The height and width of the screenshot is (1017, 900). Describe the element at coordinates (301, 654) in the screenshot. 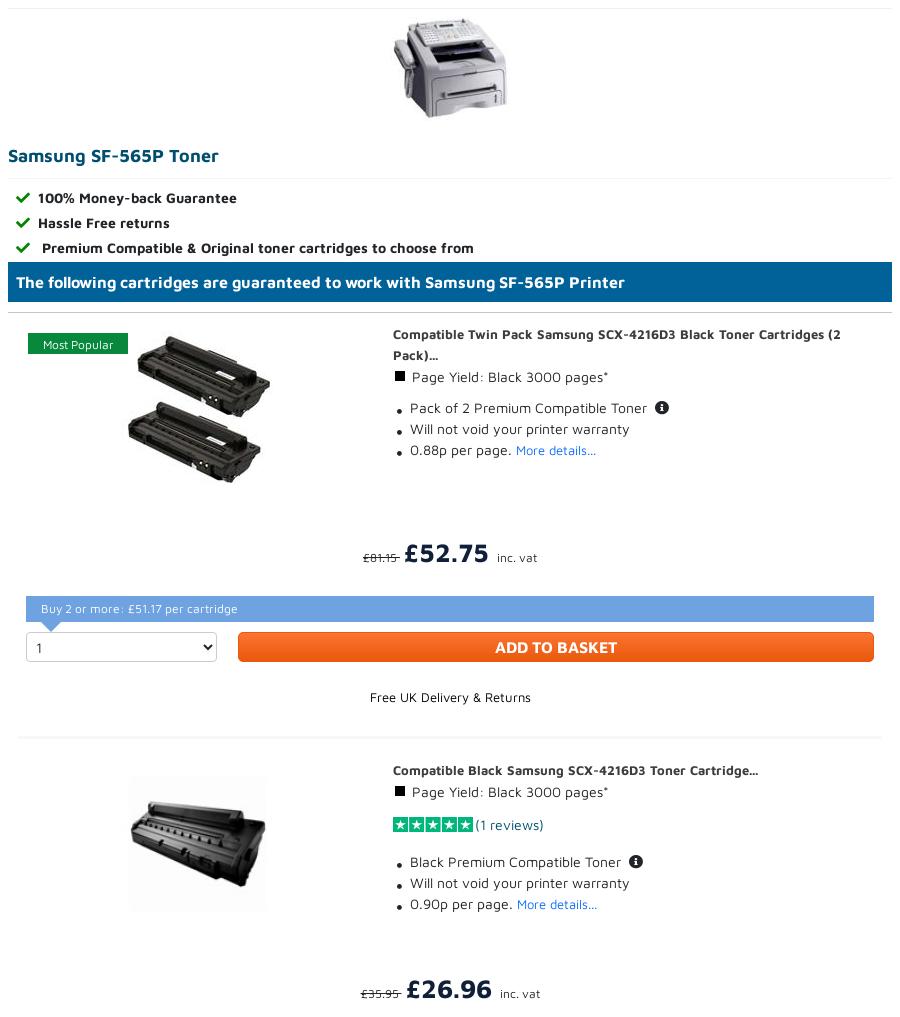

I see `'inkjet cartridges.'` at that location.